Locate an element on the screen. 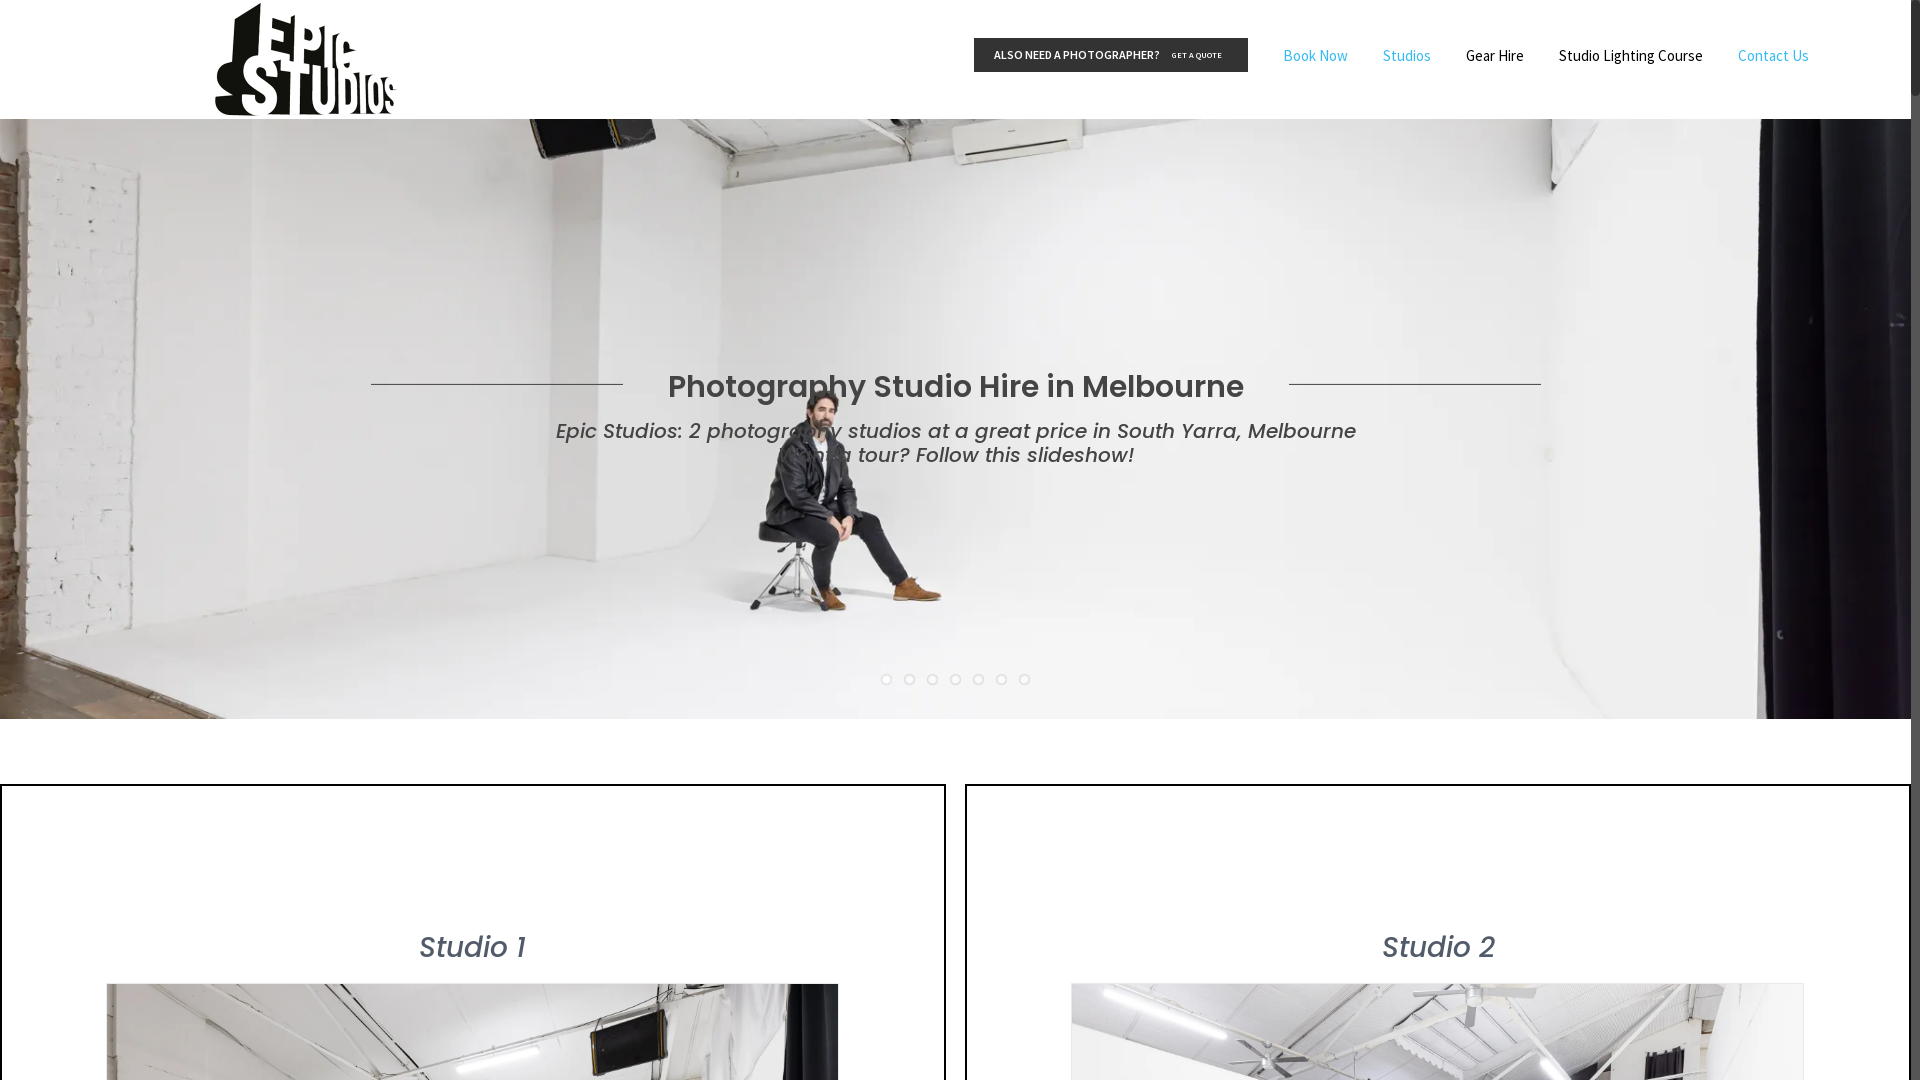 The width and height of the screenshot is (1920, 1080). 'ALSO NEED A PHOTOGRAPHER? is located at coordinates (974, 53).